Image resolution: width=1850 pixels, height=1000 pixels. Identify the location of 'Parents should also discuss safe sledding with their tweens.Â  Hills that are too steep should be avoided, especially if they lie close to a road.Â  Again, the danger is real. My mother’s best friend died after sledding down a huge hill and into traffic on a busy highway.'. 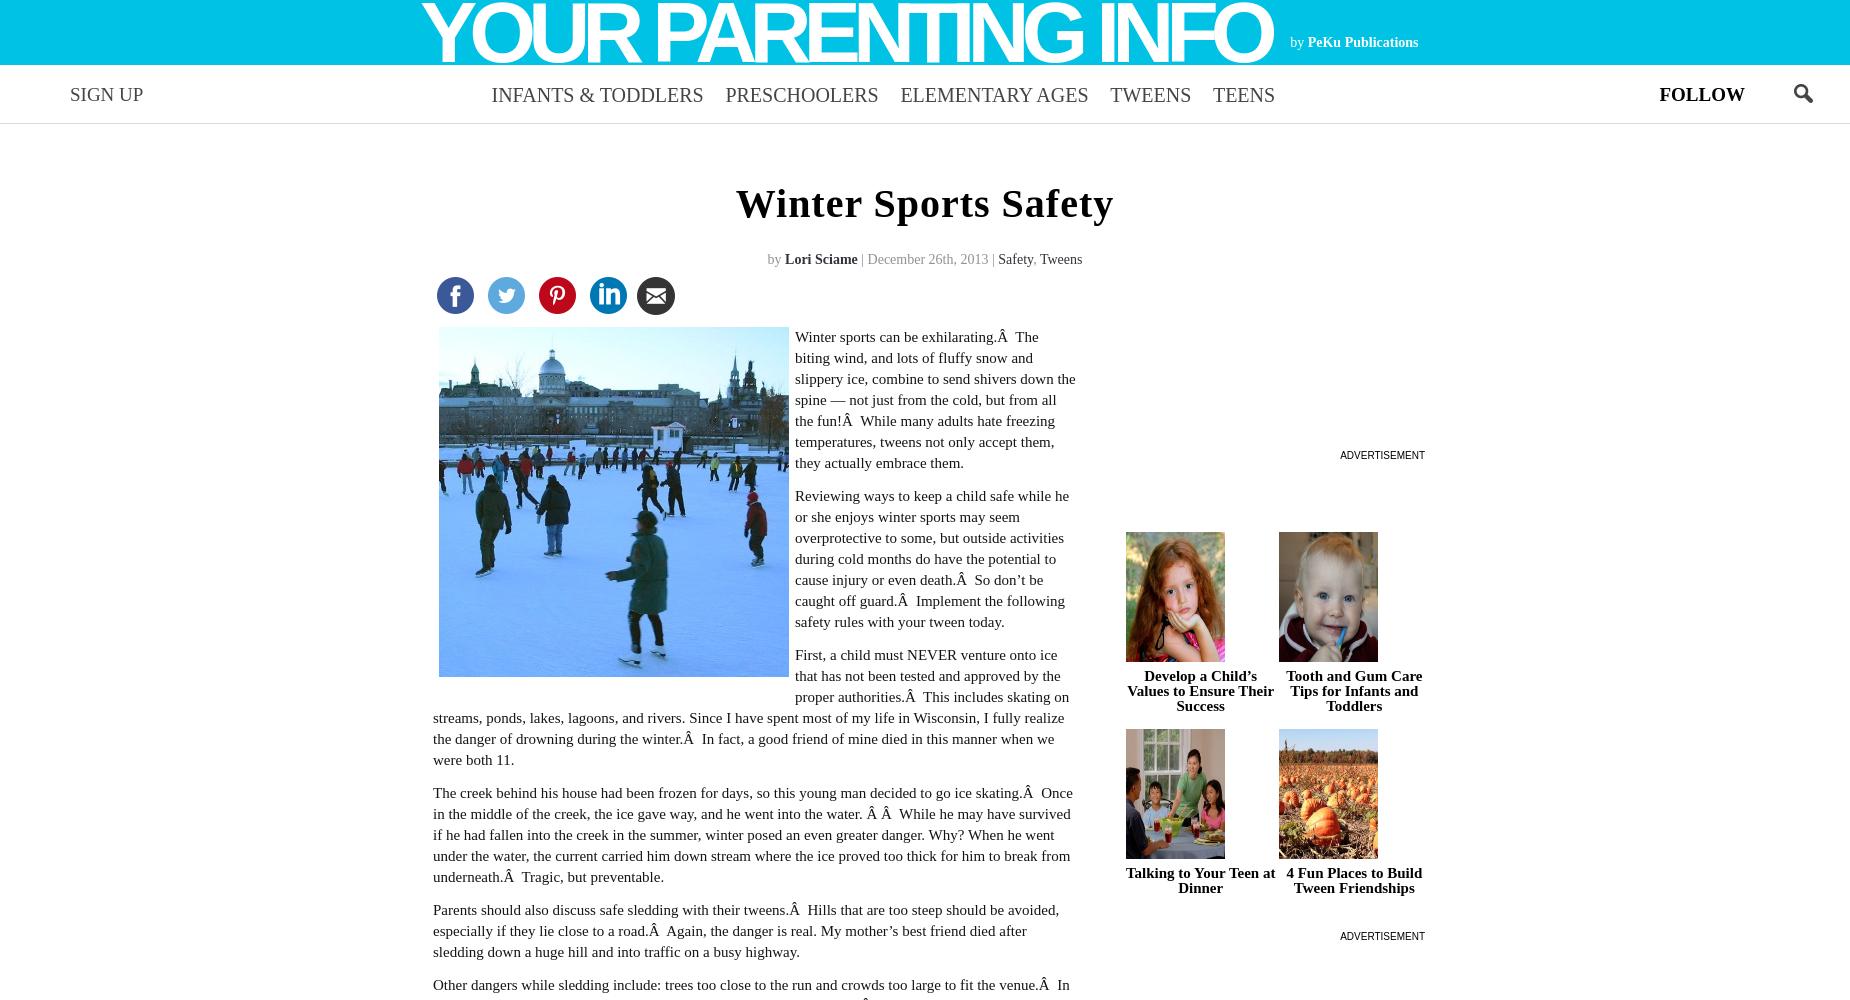
(745, 930).